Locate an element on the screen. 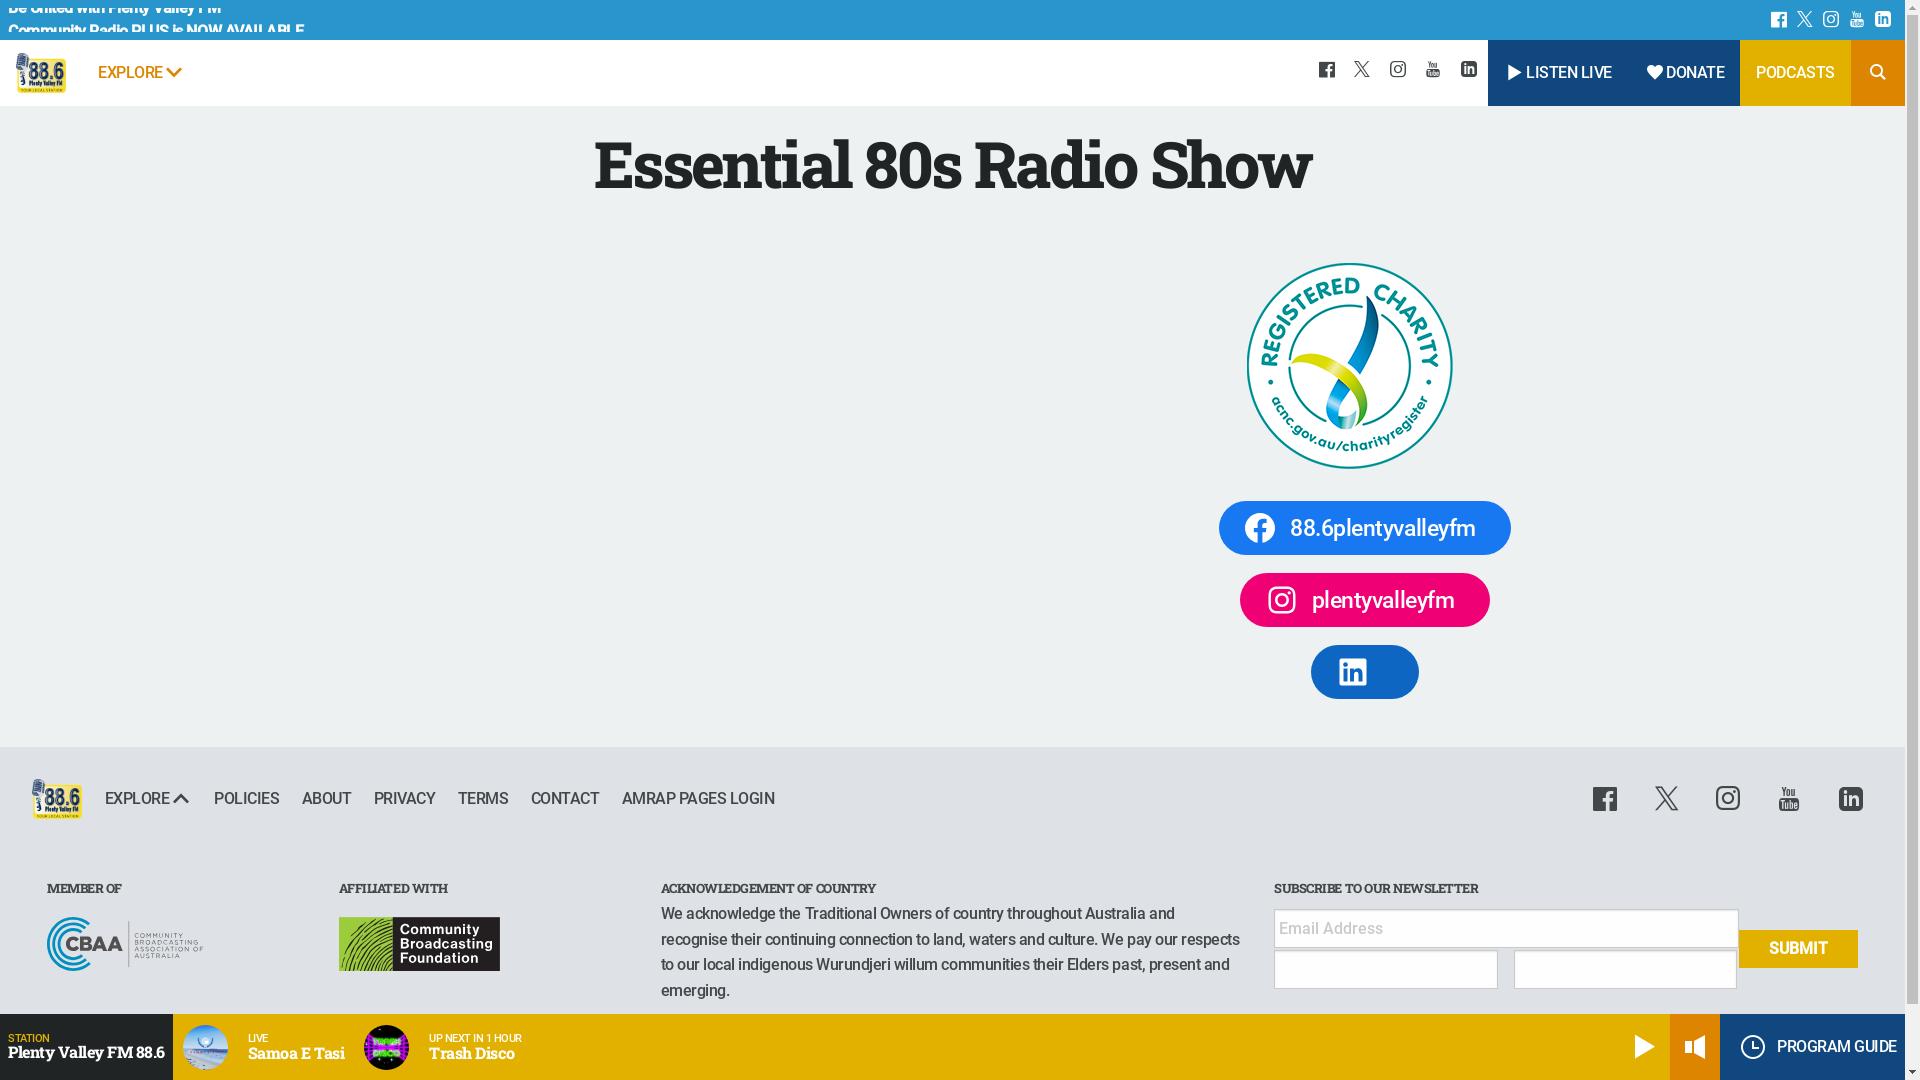 Image resolution: width=1920 pixels, height=1080 pixels. '88.6plentyvalleyfm' is located at coordinates (1363, 527).